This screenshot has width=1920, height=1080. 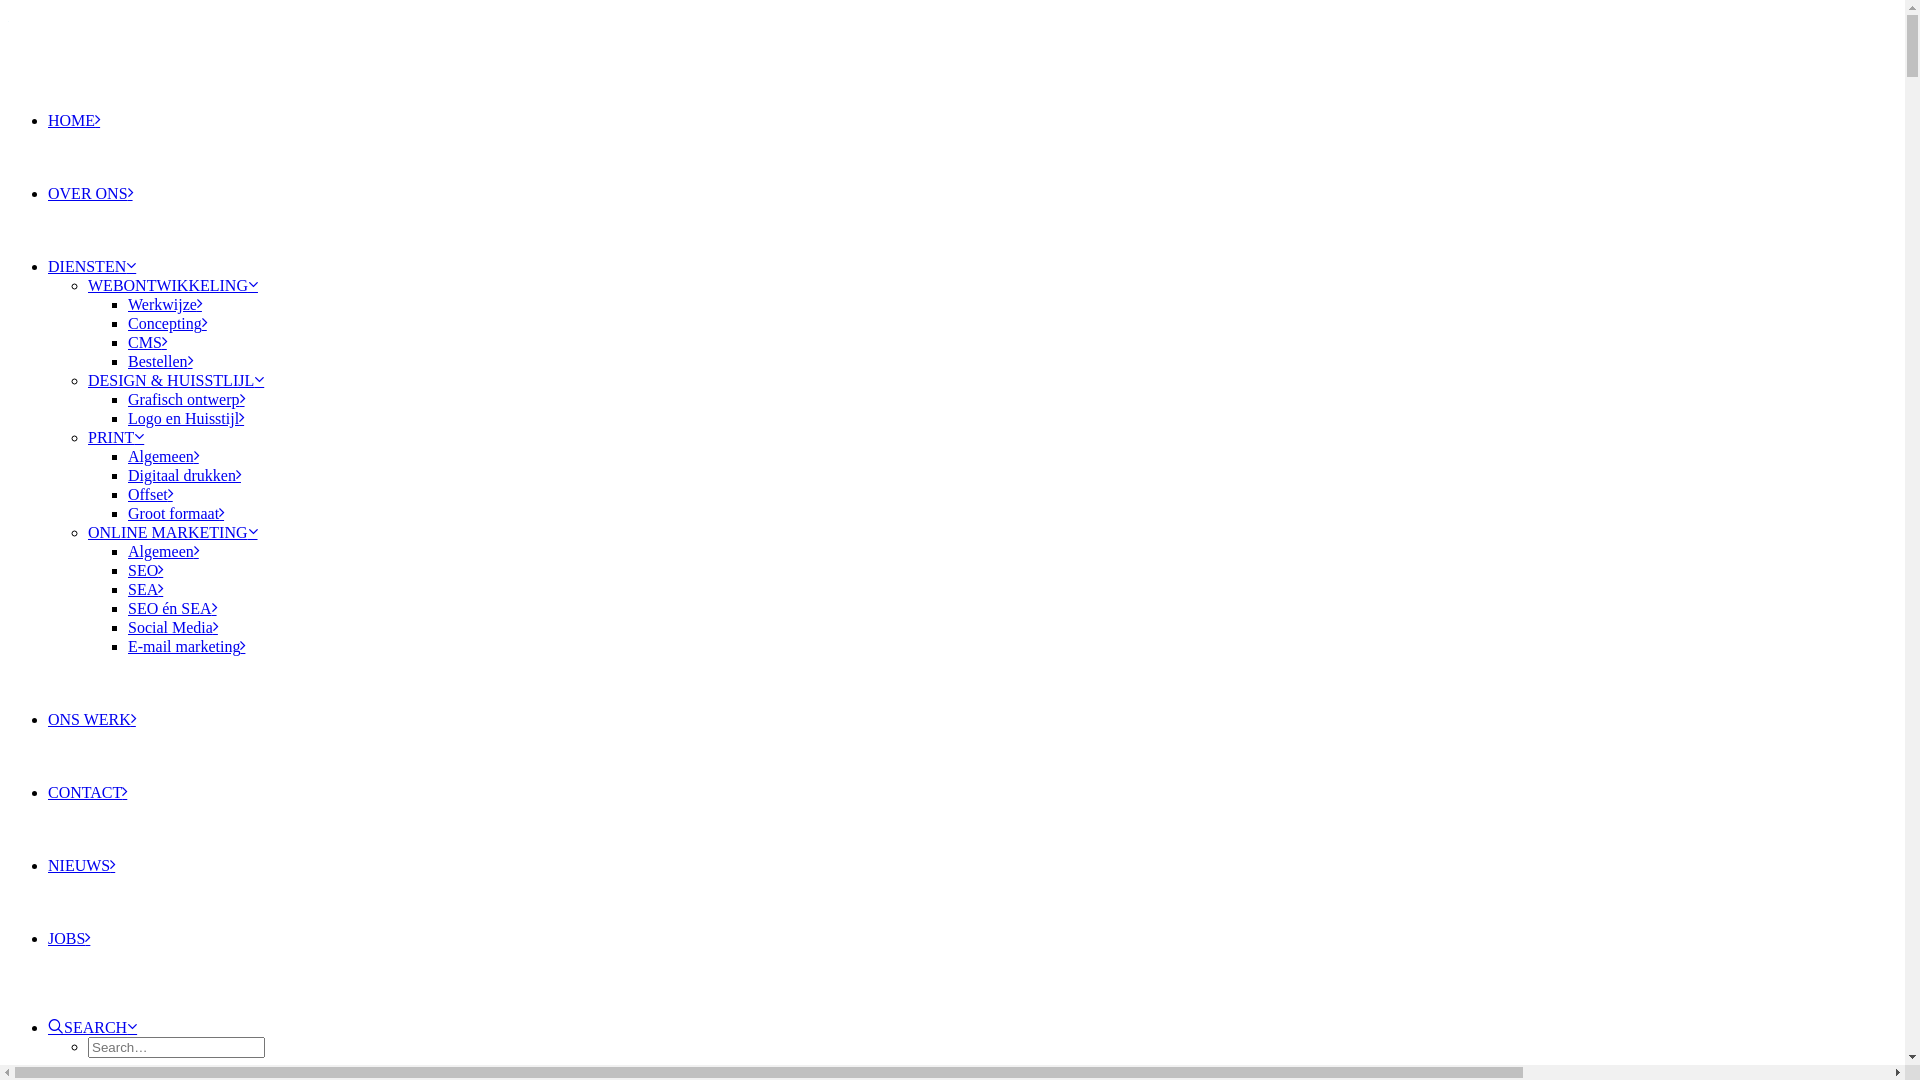 I want to click on 'SEA', so click(x=144, y=588).